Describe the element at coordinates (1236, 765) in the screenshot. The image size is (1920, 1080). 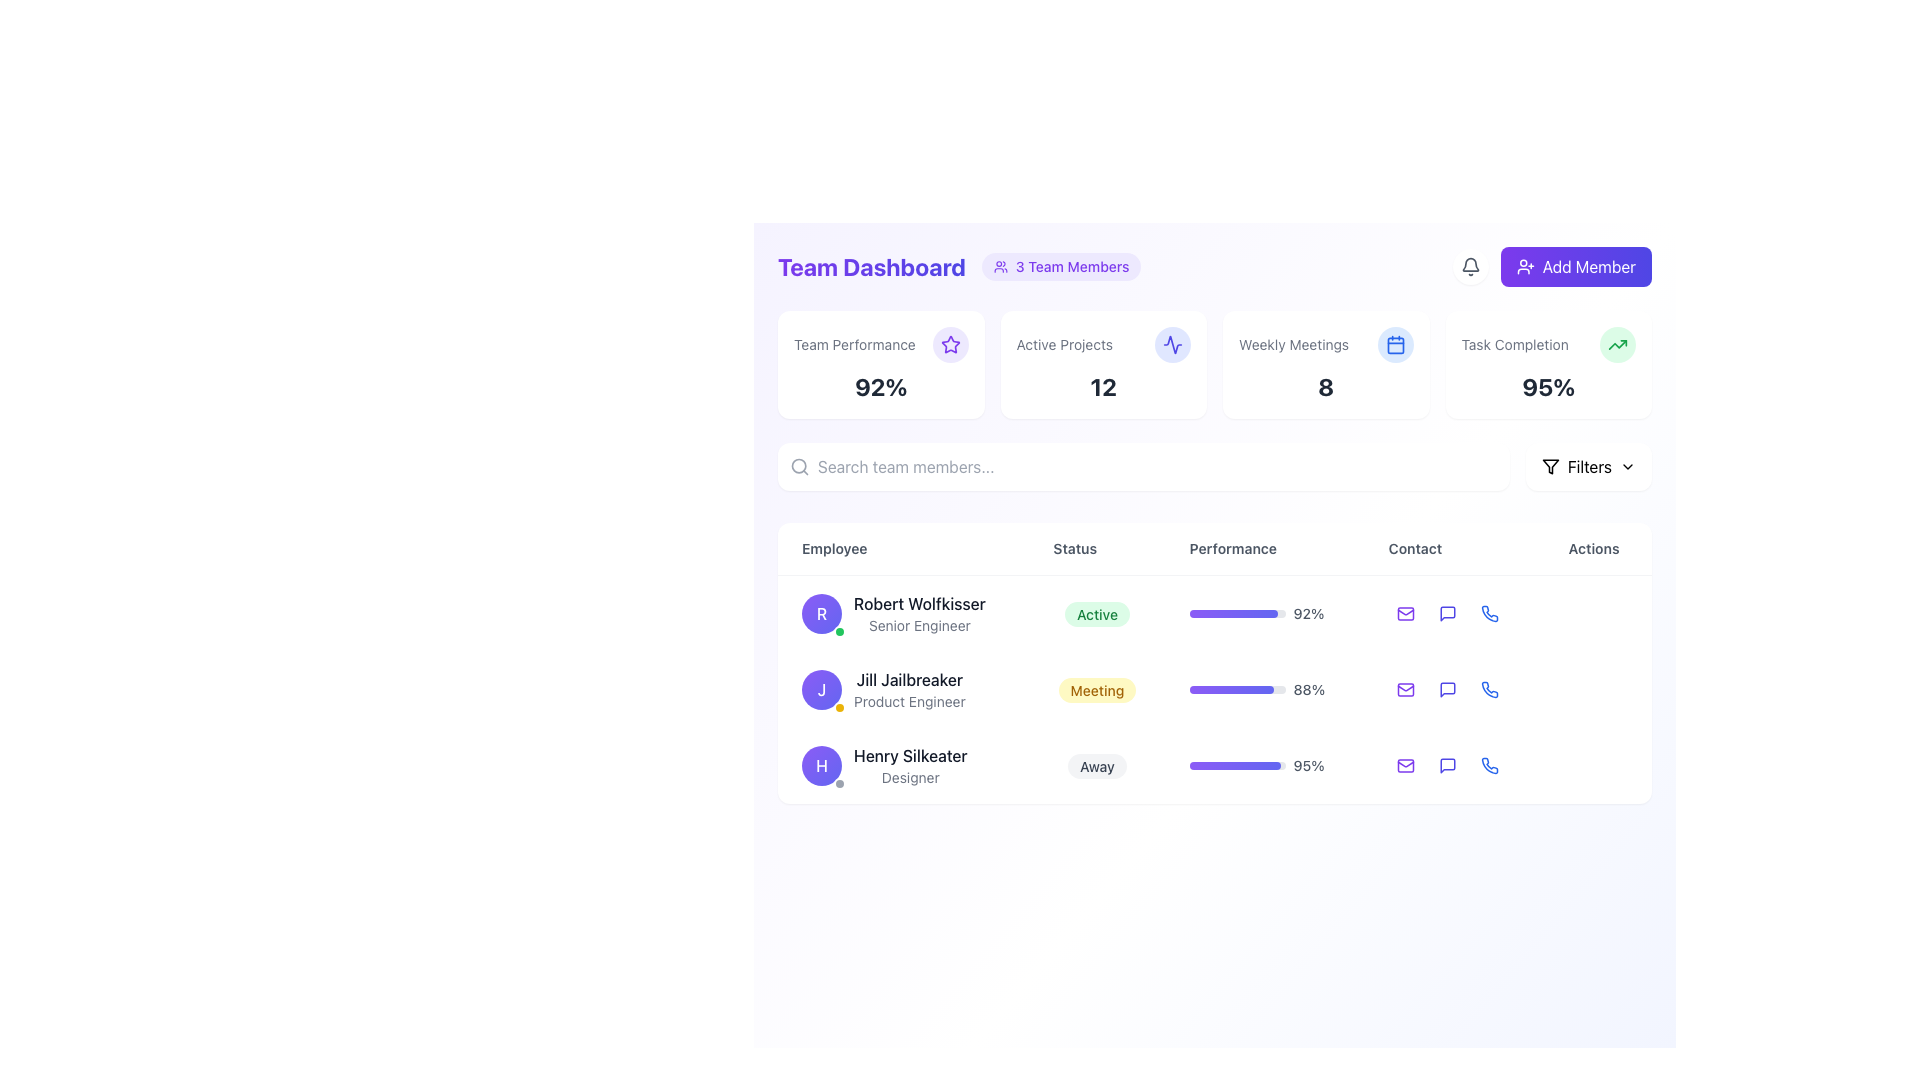
I see `the horizontal progress bar indicating 95% completion, located in the bottom row of the 'Performance' column next to 'Henry Silkeater' status` at that location.